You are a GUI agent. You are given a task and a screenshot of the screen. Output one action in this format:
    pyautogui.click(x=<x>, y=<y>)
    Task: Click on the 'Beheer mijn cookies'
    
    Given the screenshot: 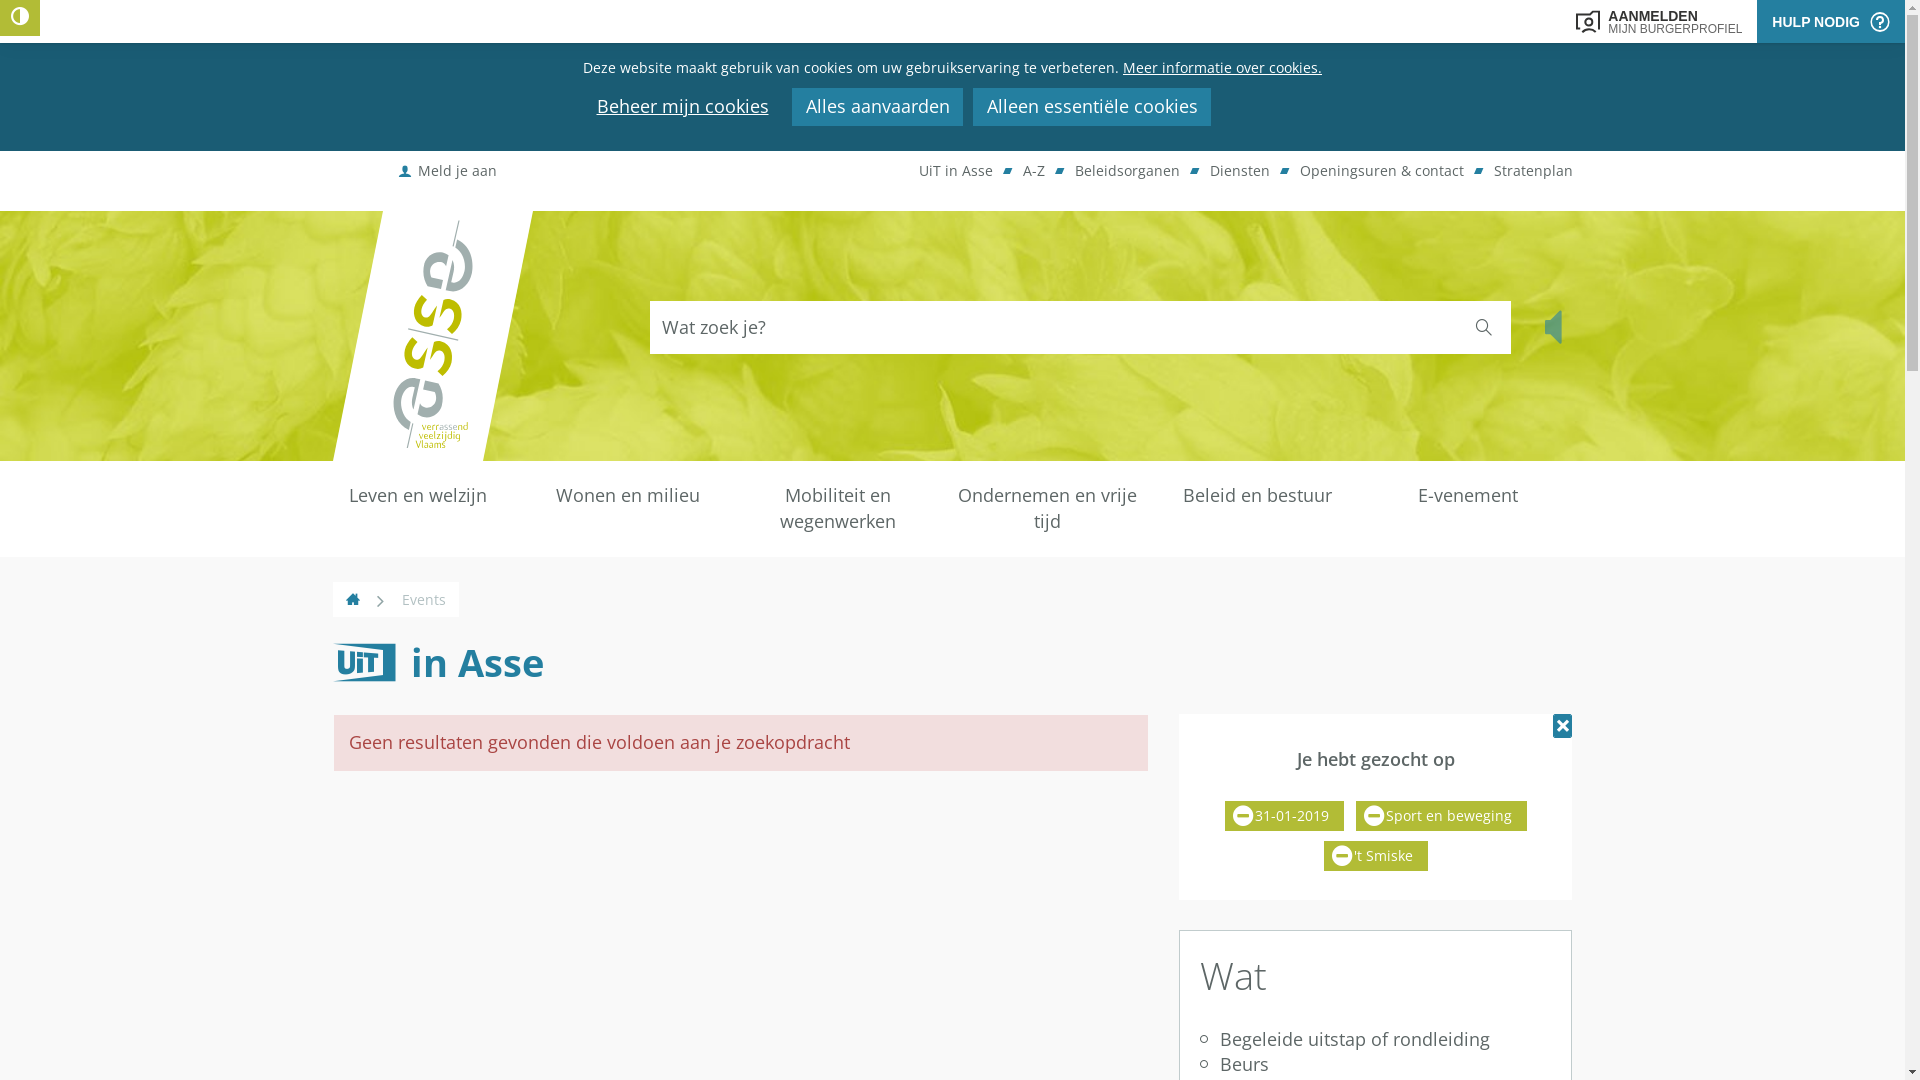 What is the action you would take?
    pyautogui.click(x=682, y=107)
    